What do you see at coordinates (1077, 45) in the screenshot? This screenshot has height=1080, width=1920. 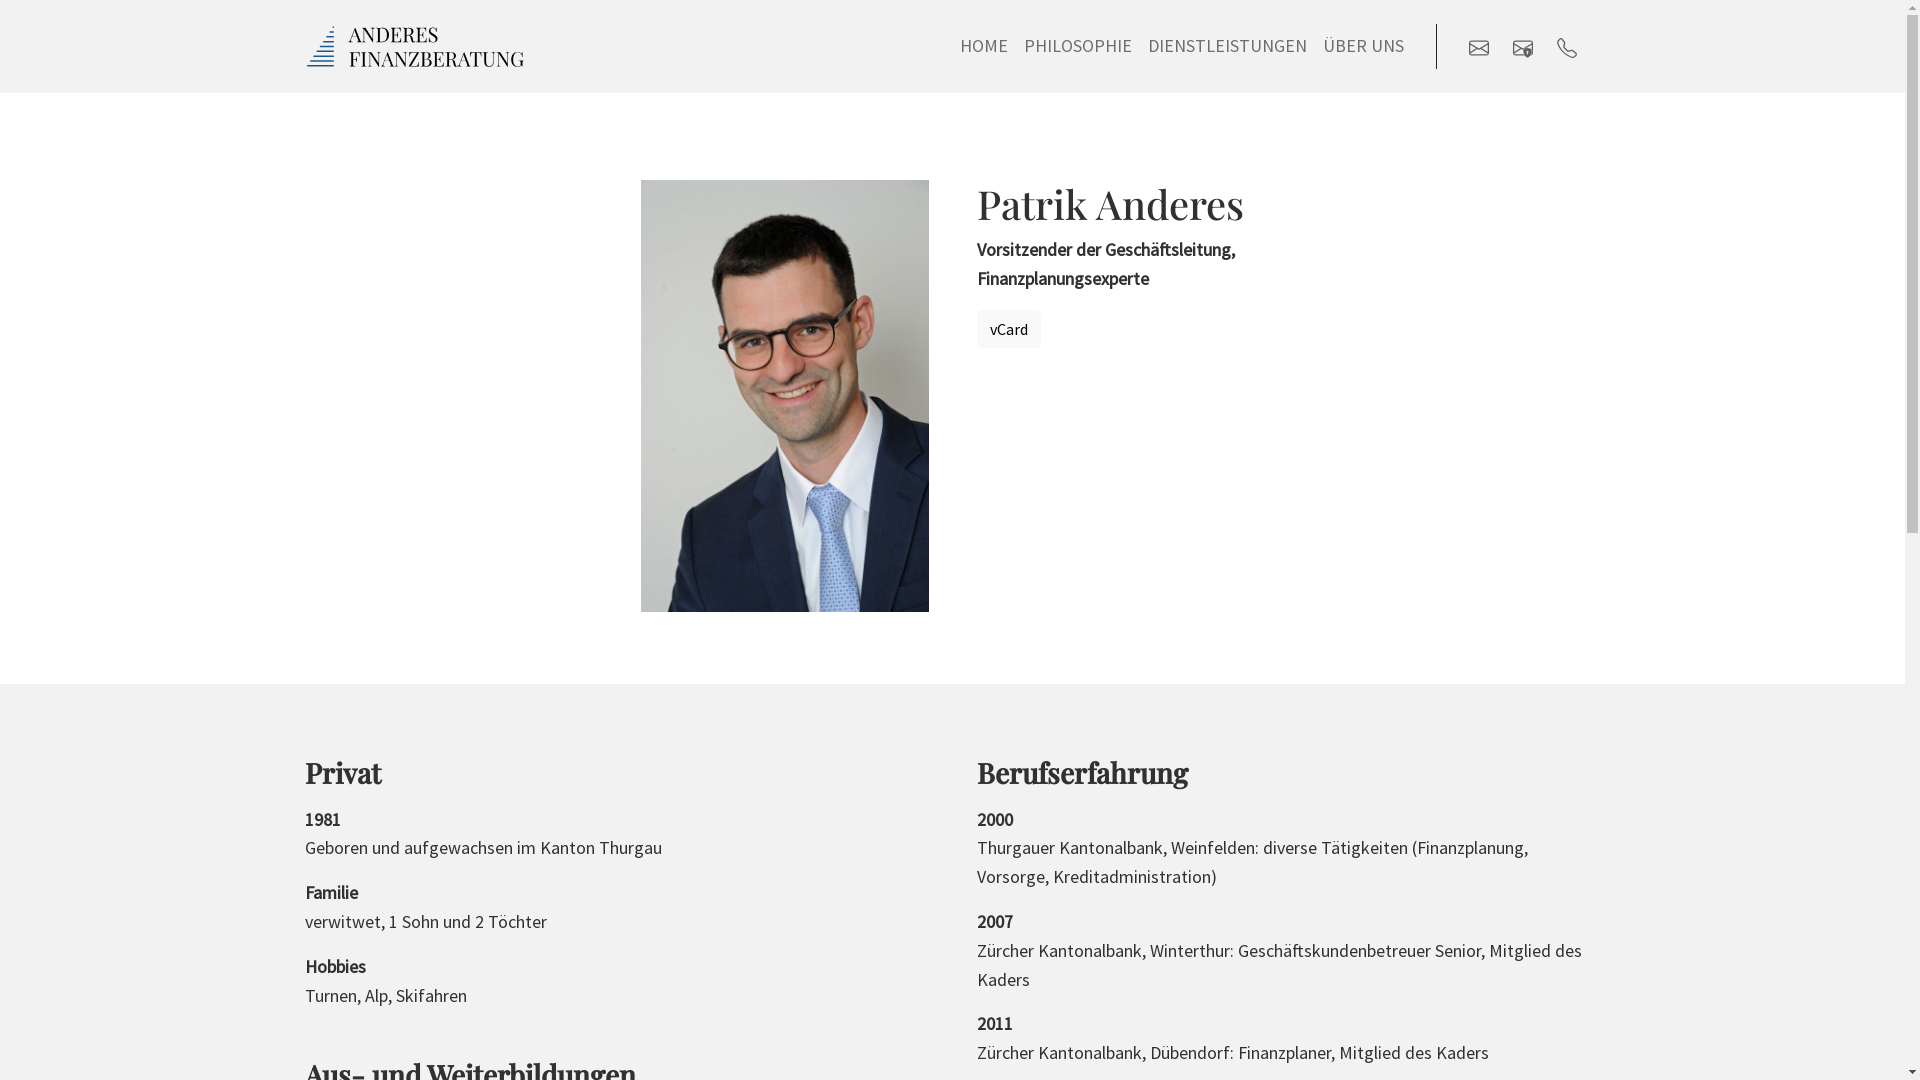 I see `'PHILOSOPHIE'` at bounding box center [1077, 45].